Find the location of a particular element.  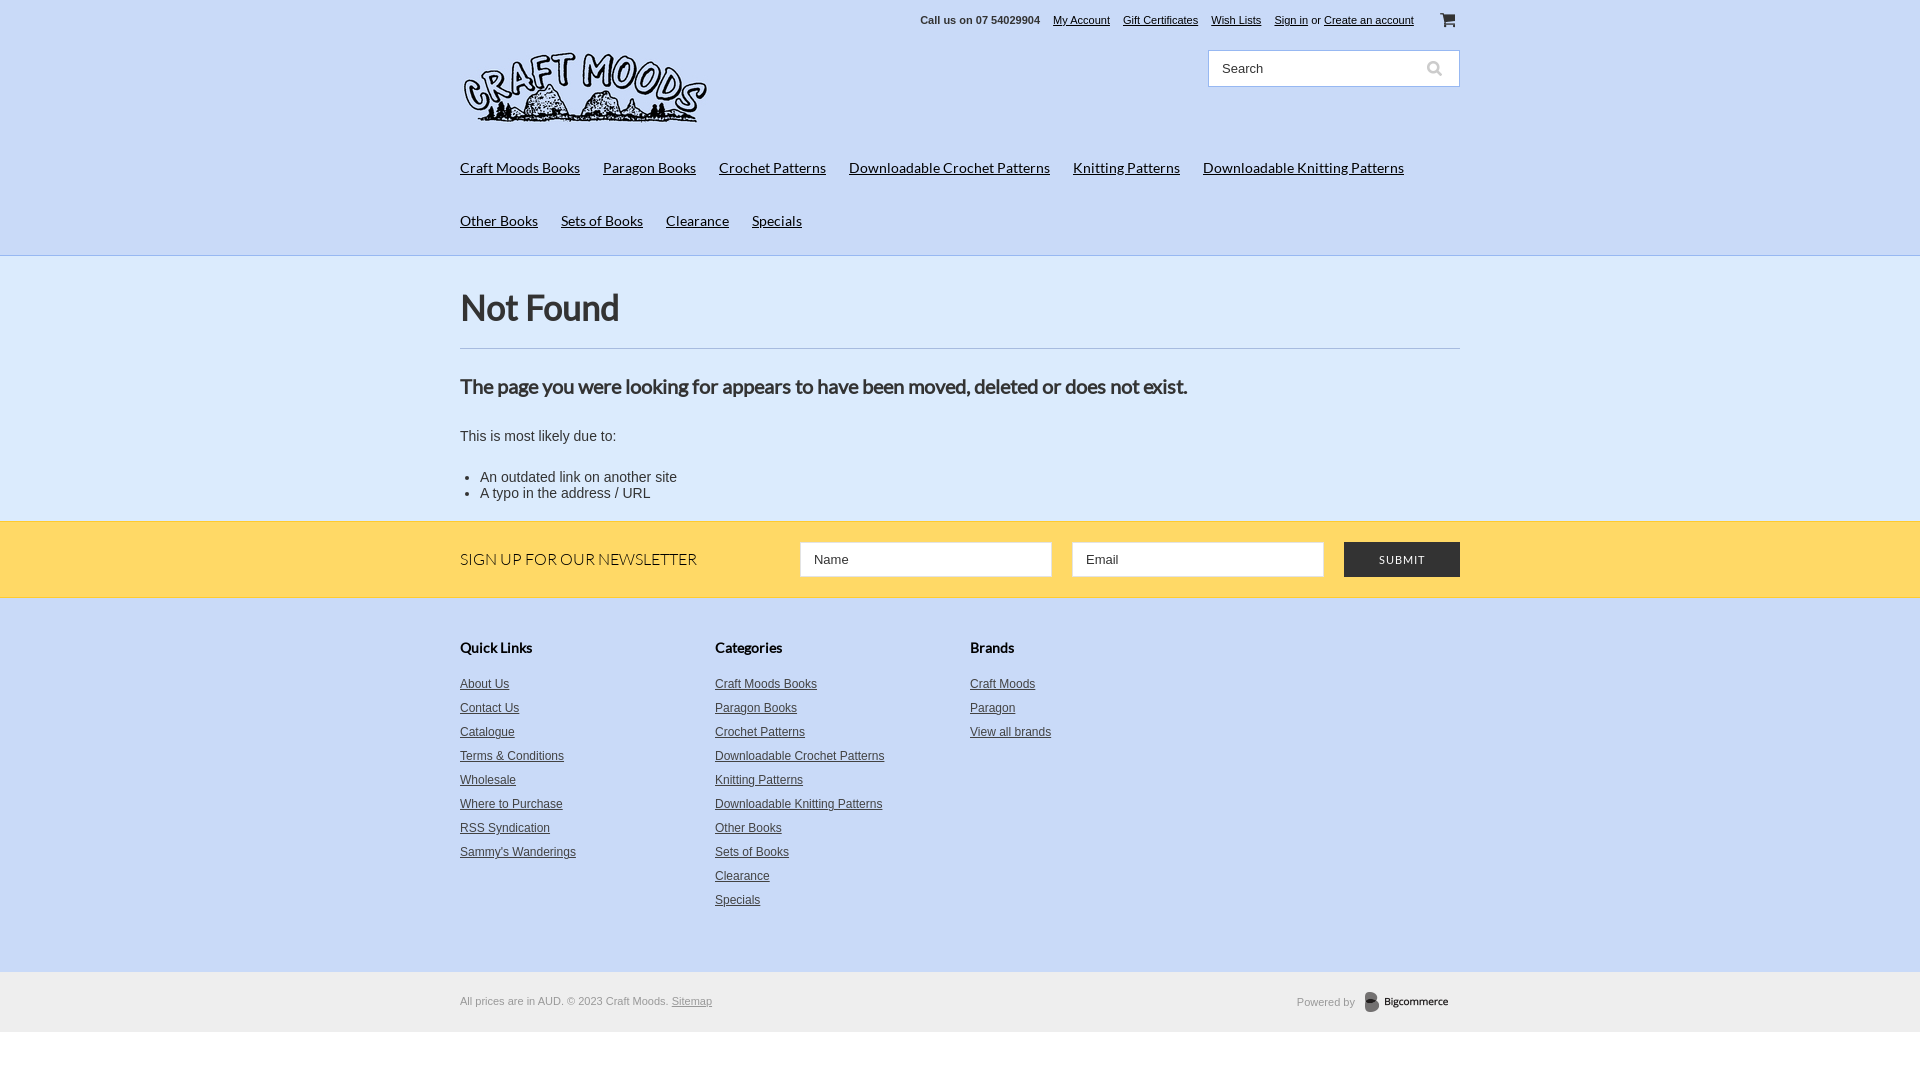

'Terms & Conditions' is located at coordinates (576, 756).